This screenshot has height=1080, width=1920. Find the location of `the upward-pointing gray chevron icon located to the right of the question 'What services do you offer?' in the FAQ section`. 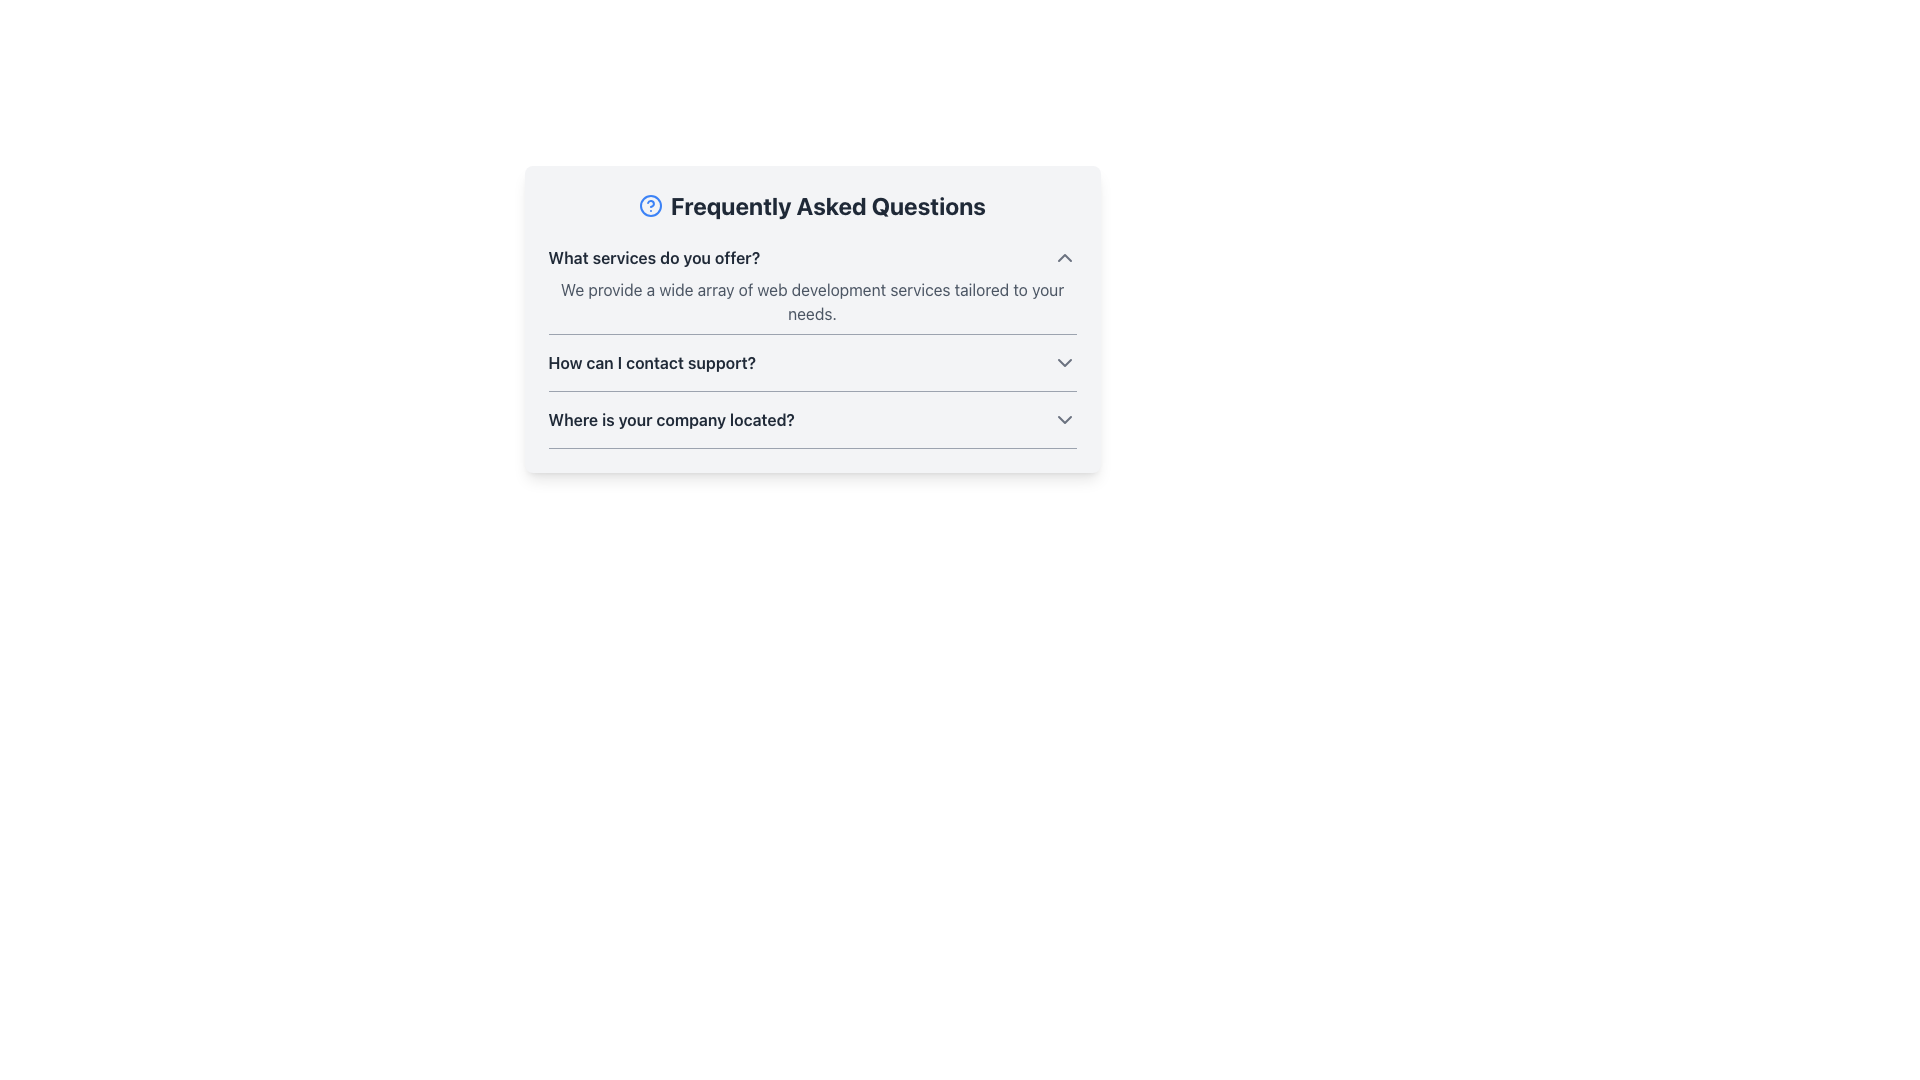

the upward-pointing gray chevron icon located to the right of the question 'What services do you offer?' in the FAQ section is located at coordinates (1063, 257).